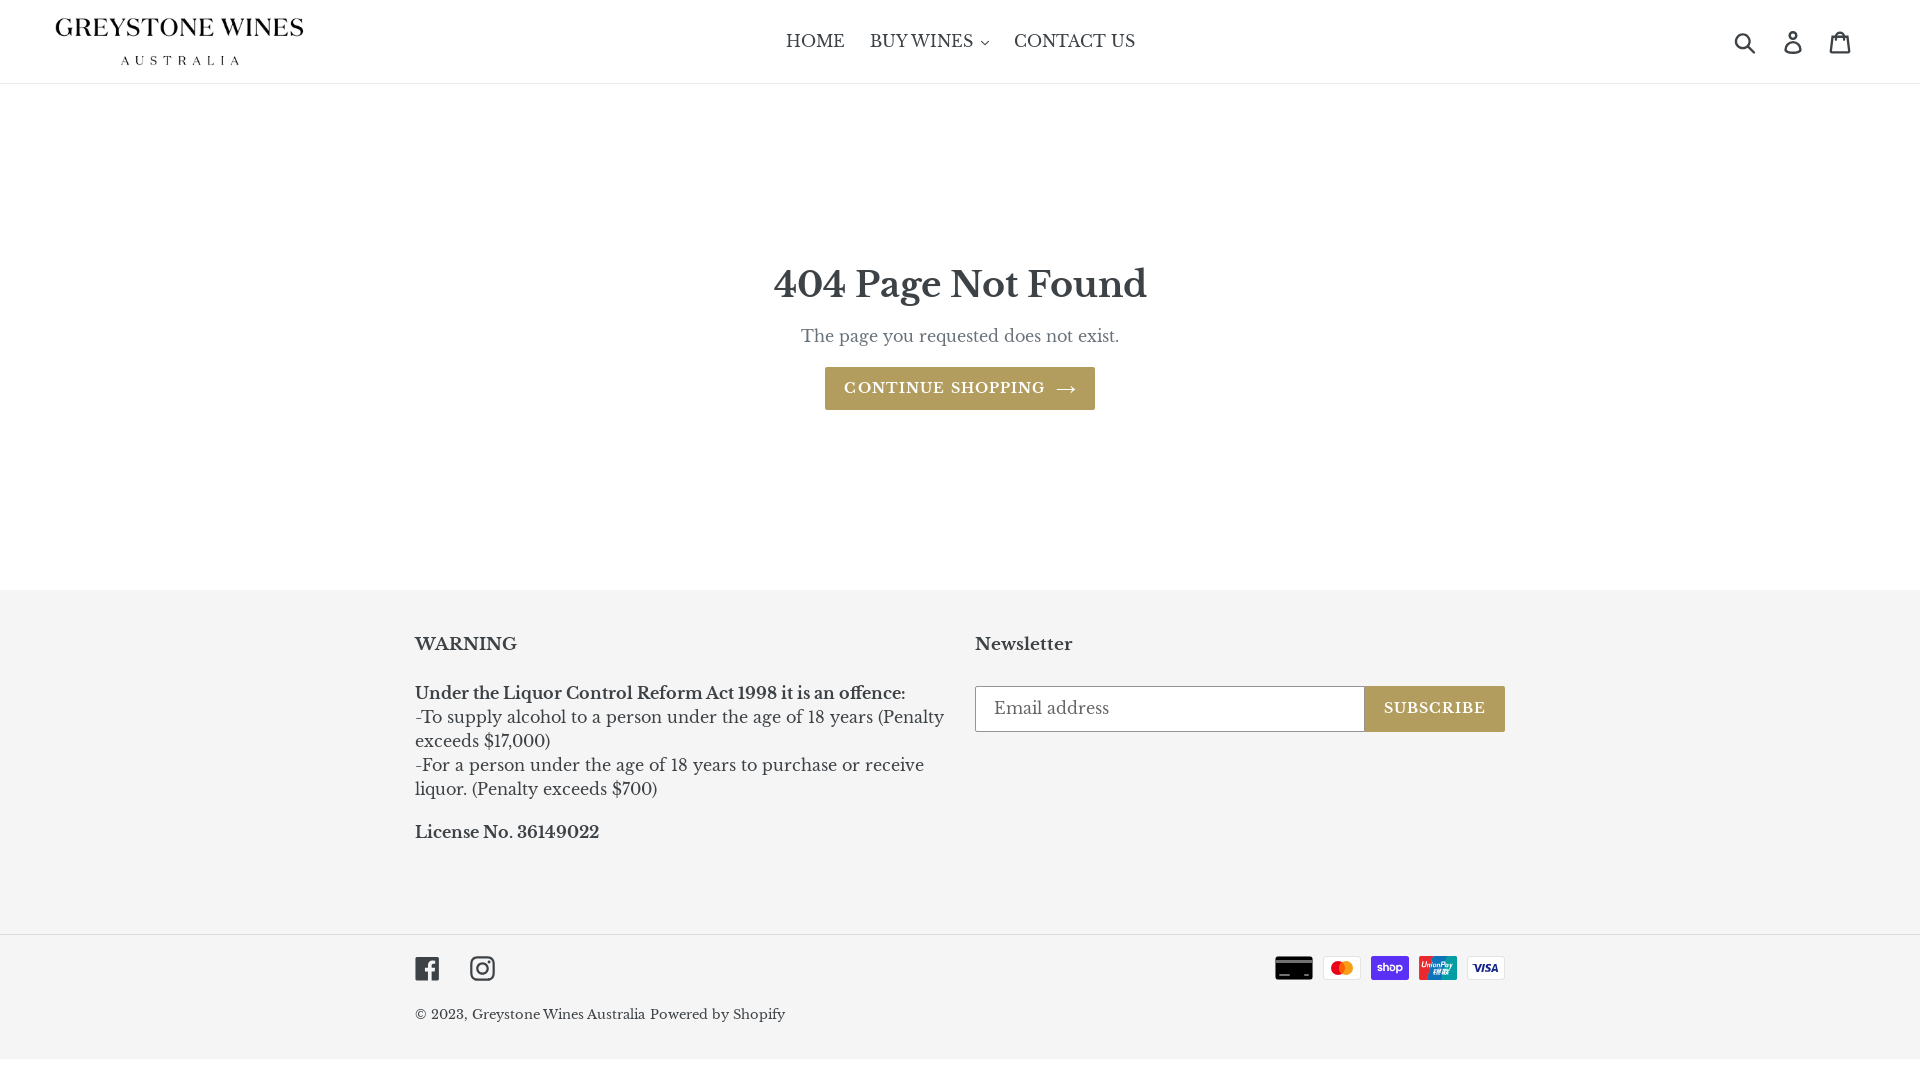  I want to click on 'SUBSCRIBE', so click(1434, 707).